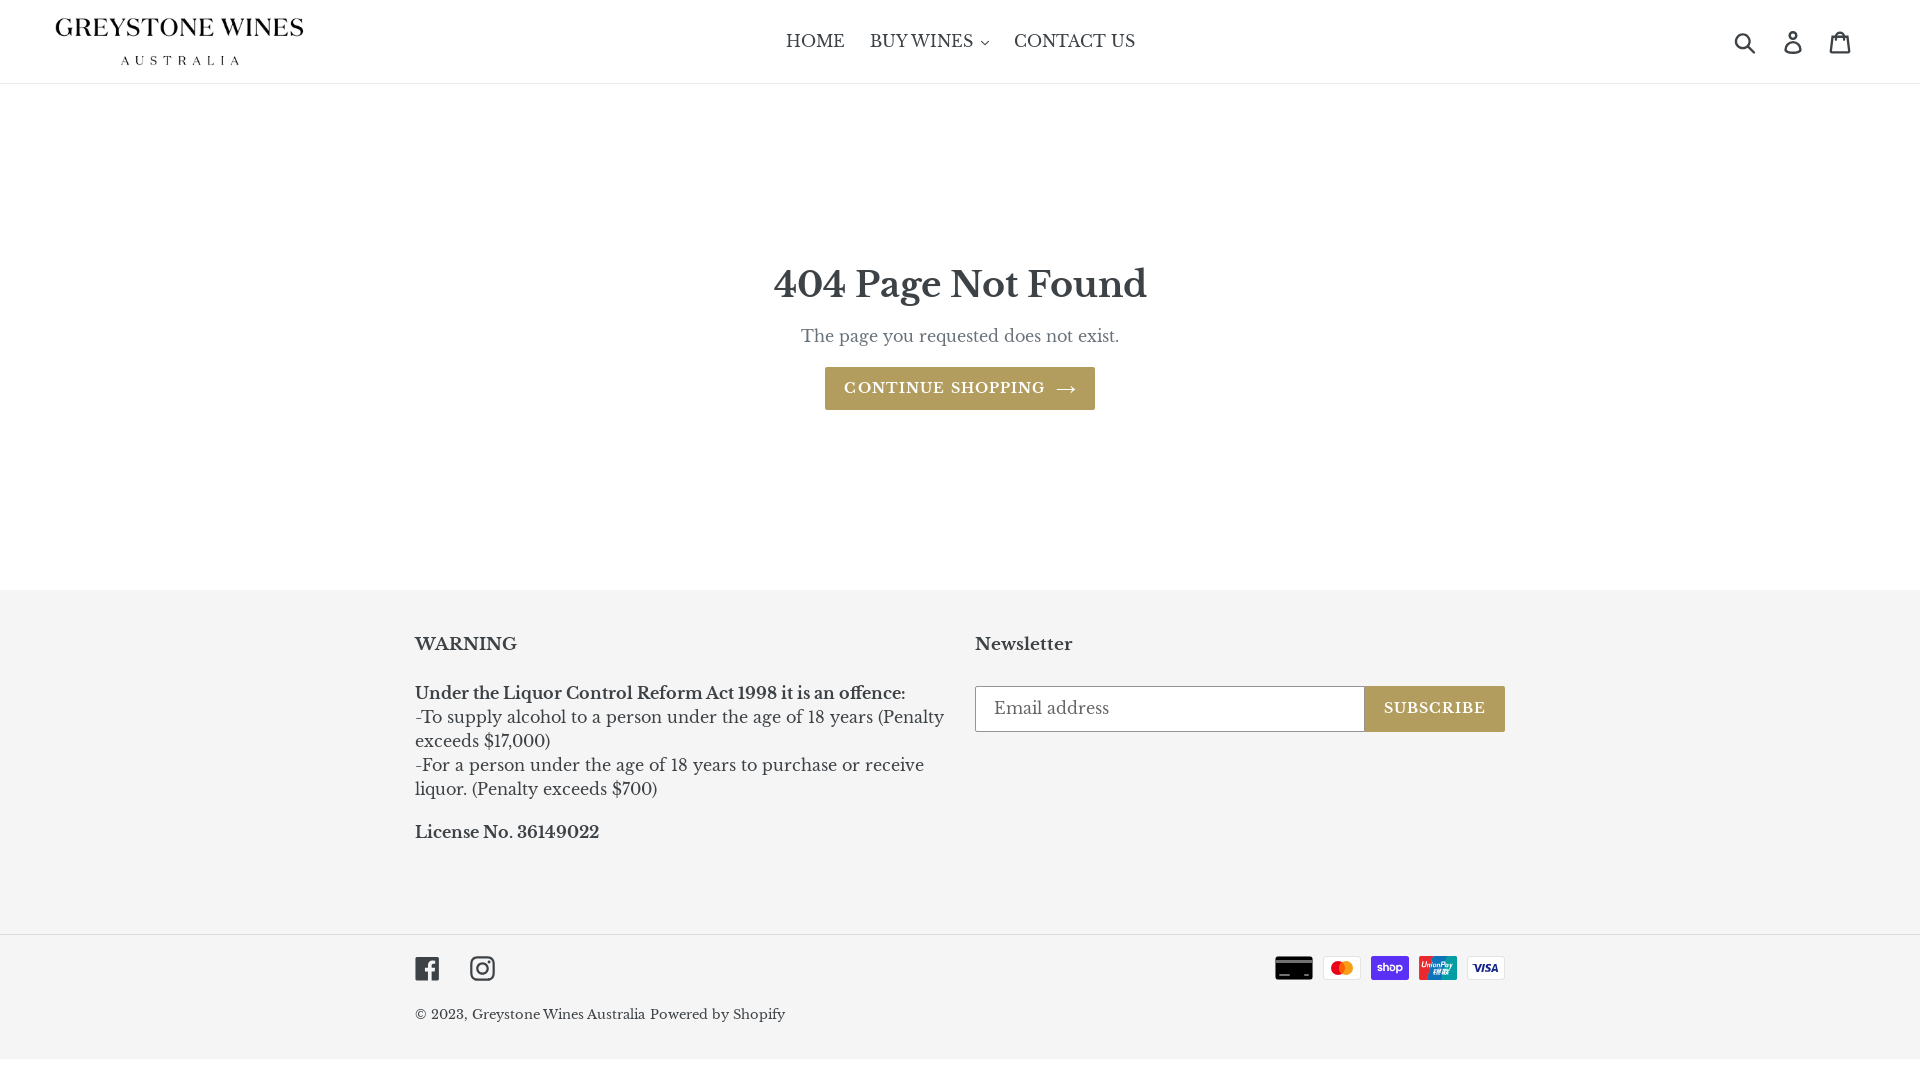  I want to click on 'SUBSCRIBE', so click(1434, 707).